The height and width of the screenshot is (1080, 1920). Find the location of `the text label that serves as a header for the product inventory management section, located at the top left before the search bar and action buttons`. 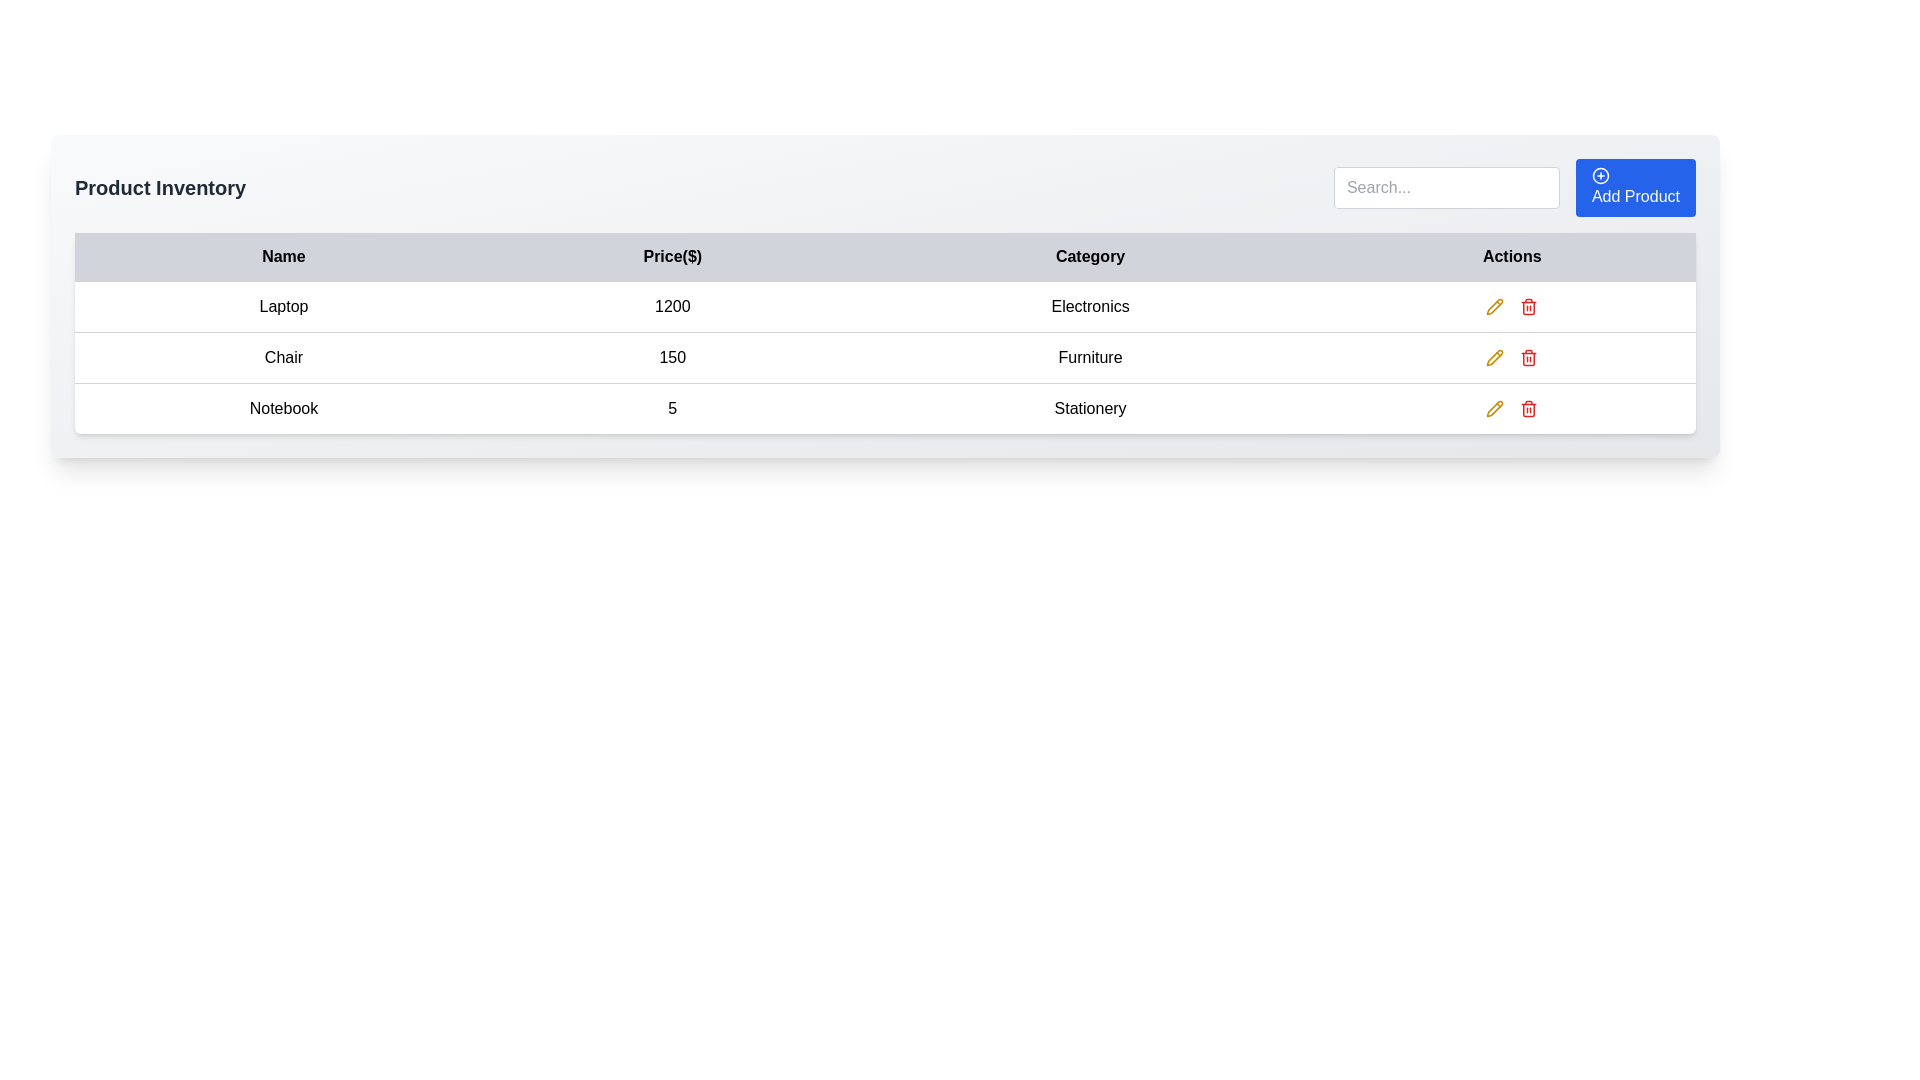

the text label that serves as a header for the product inventory management section, located at the top left before the search bar and action buttons is located at coordinates (160, 188).